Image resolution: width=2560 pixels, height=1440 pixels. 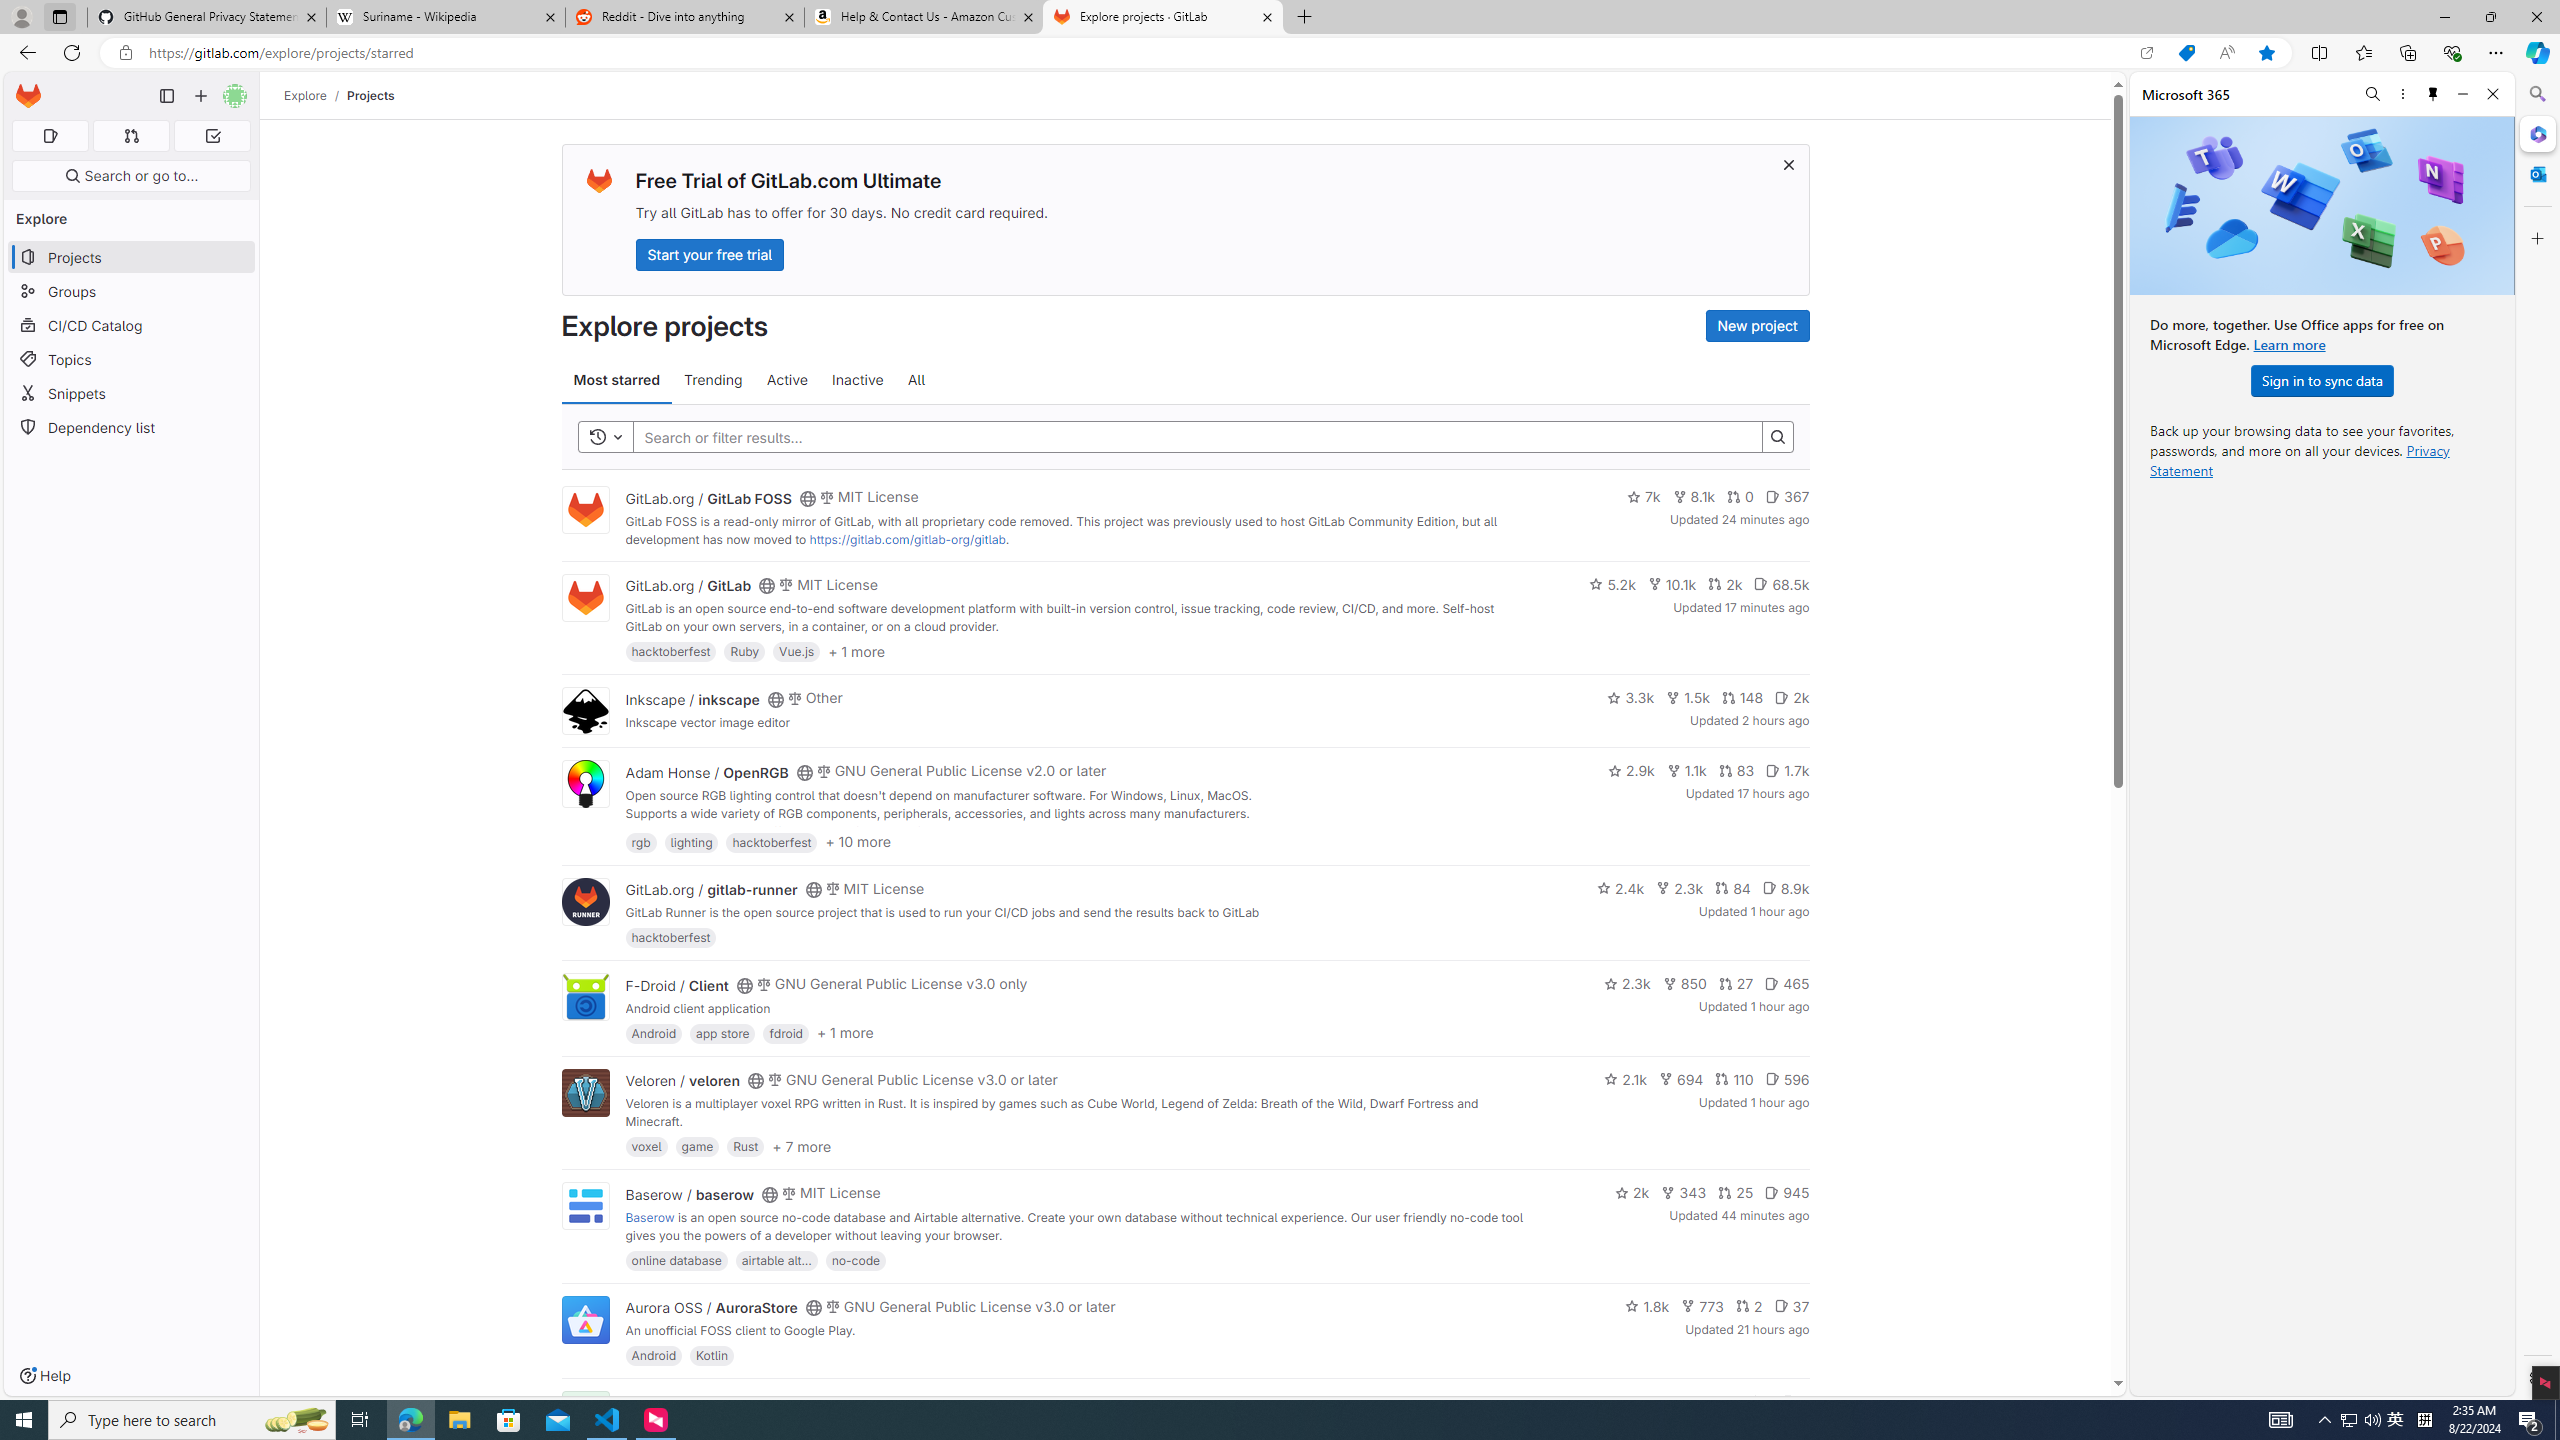 What do you see at coordinates (1692, 497) in the screenshot?
I see `'8.1k'` at bounding box center [1692, 497].